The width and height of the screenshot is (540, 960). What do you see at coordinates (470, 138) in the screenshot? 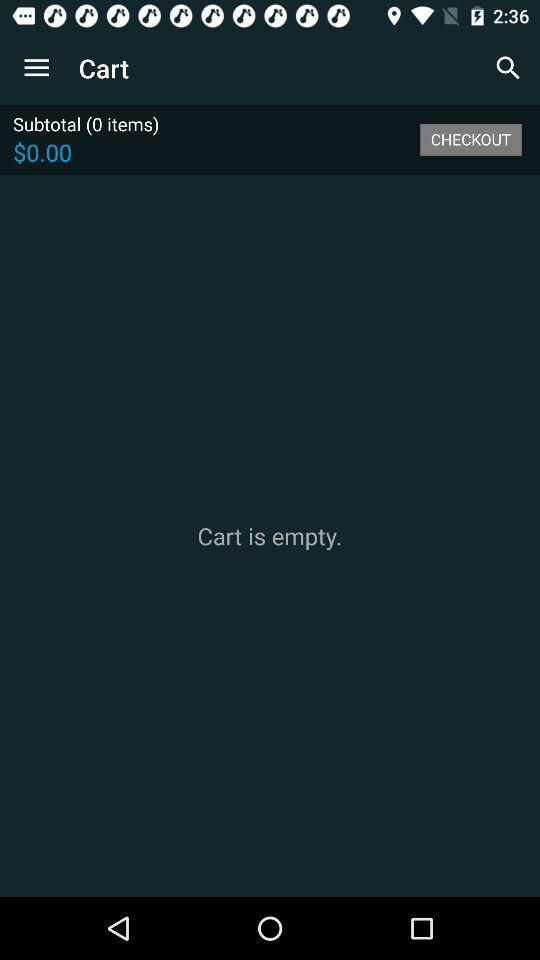
I see `the checkout` at bounding box center [470, 138].